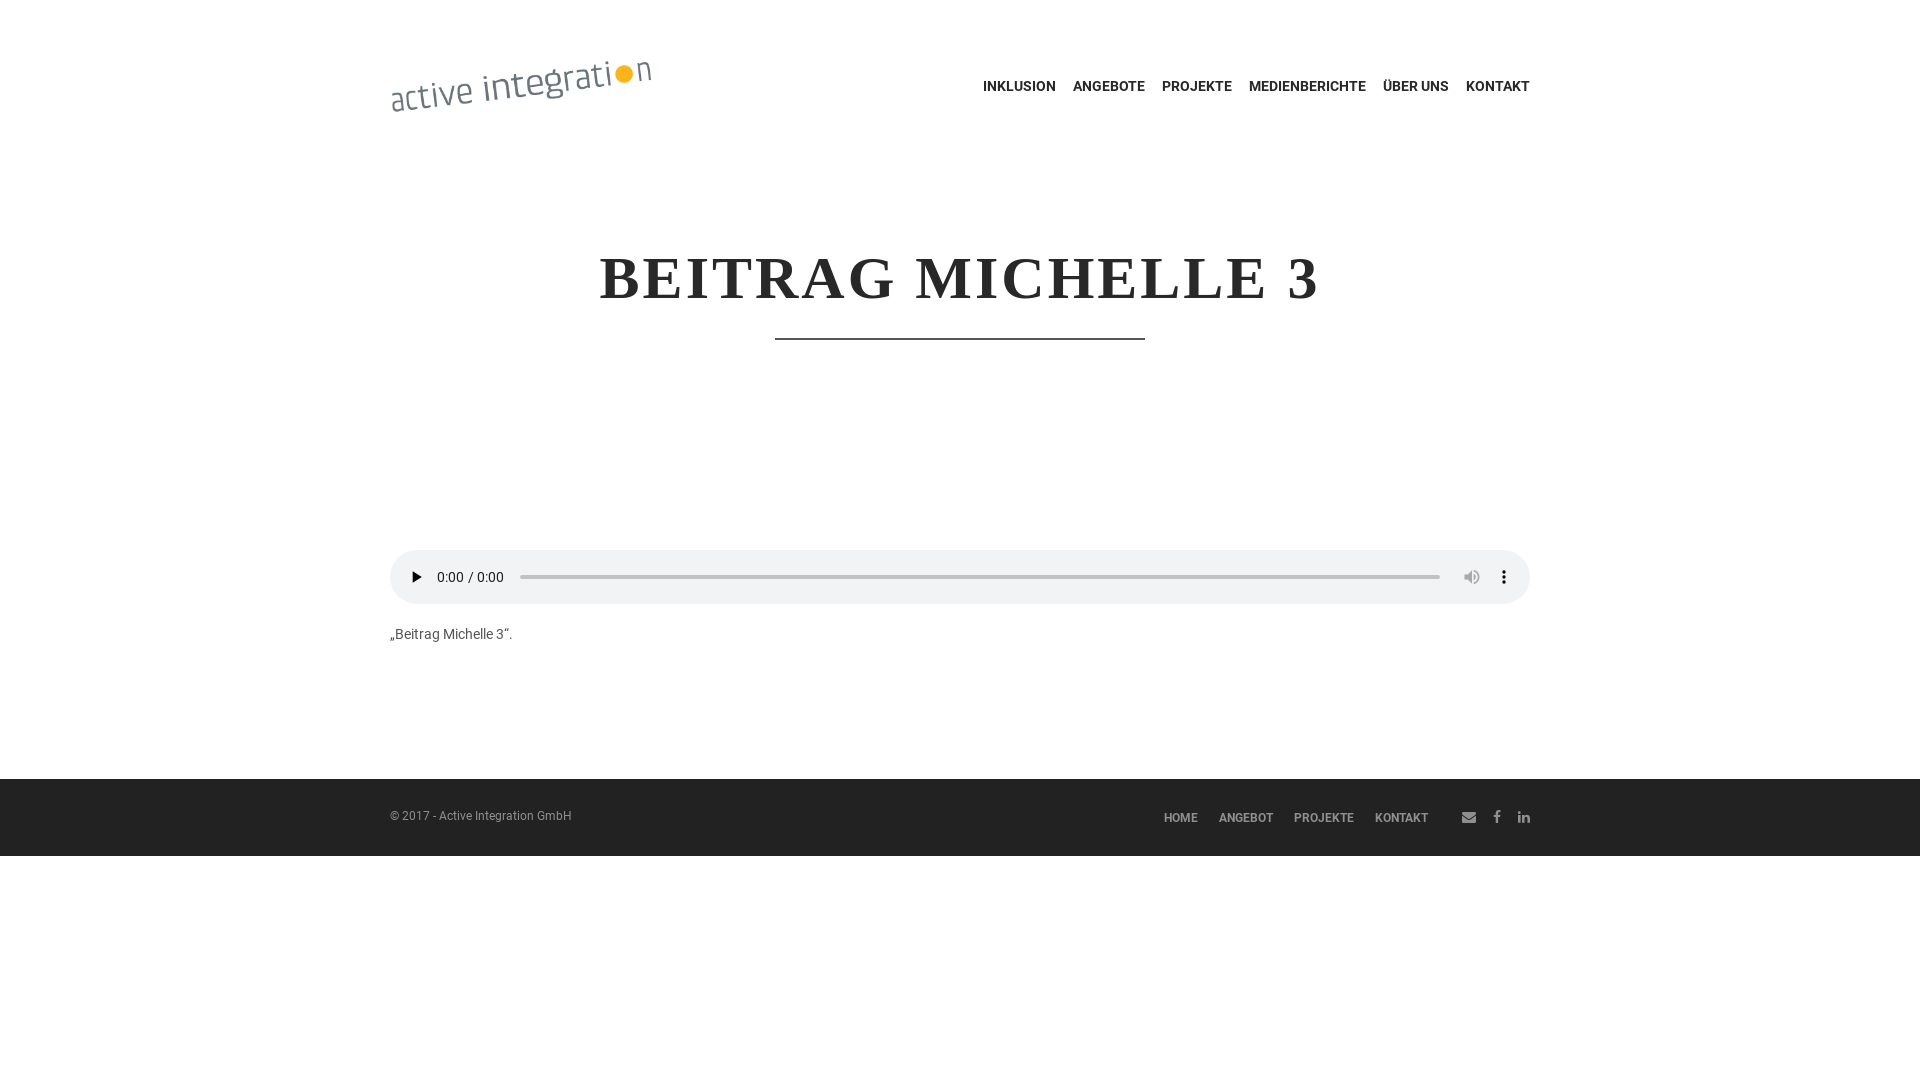 The image size is (1920, 1080). What do you see at coordinates (1497, 84) in the screenshot?
I see `'KONTAKT'` at bounding box center [1497, 84].